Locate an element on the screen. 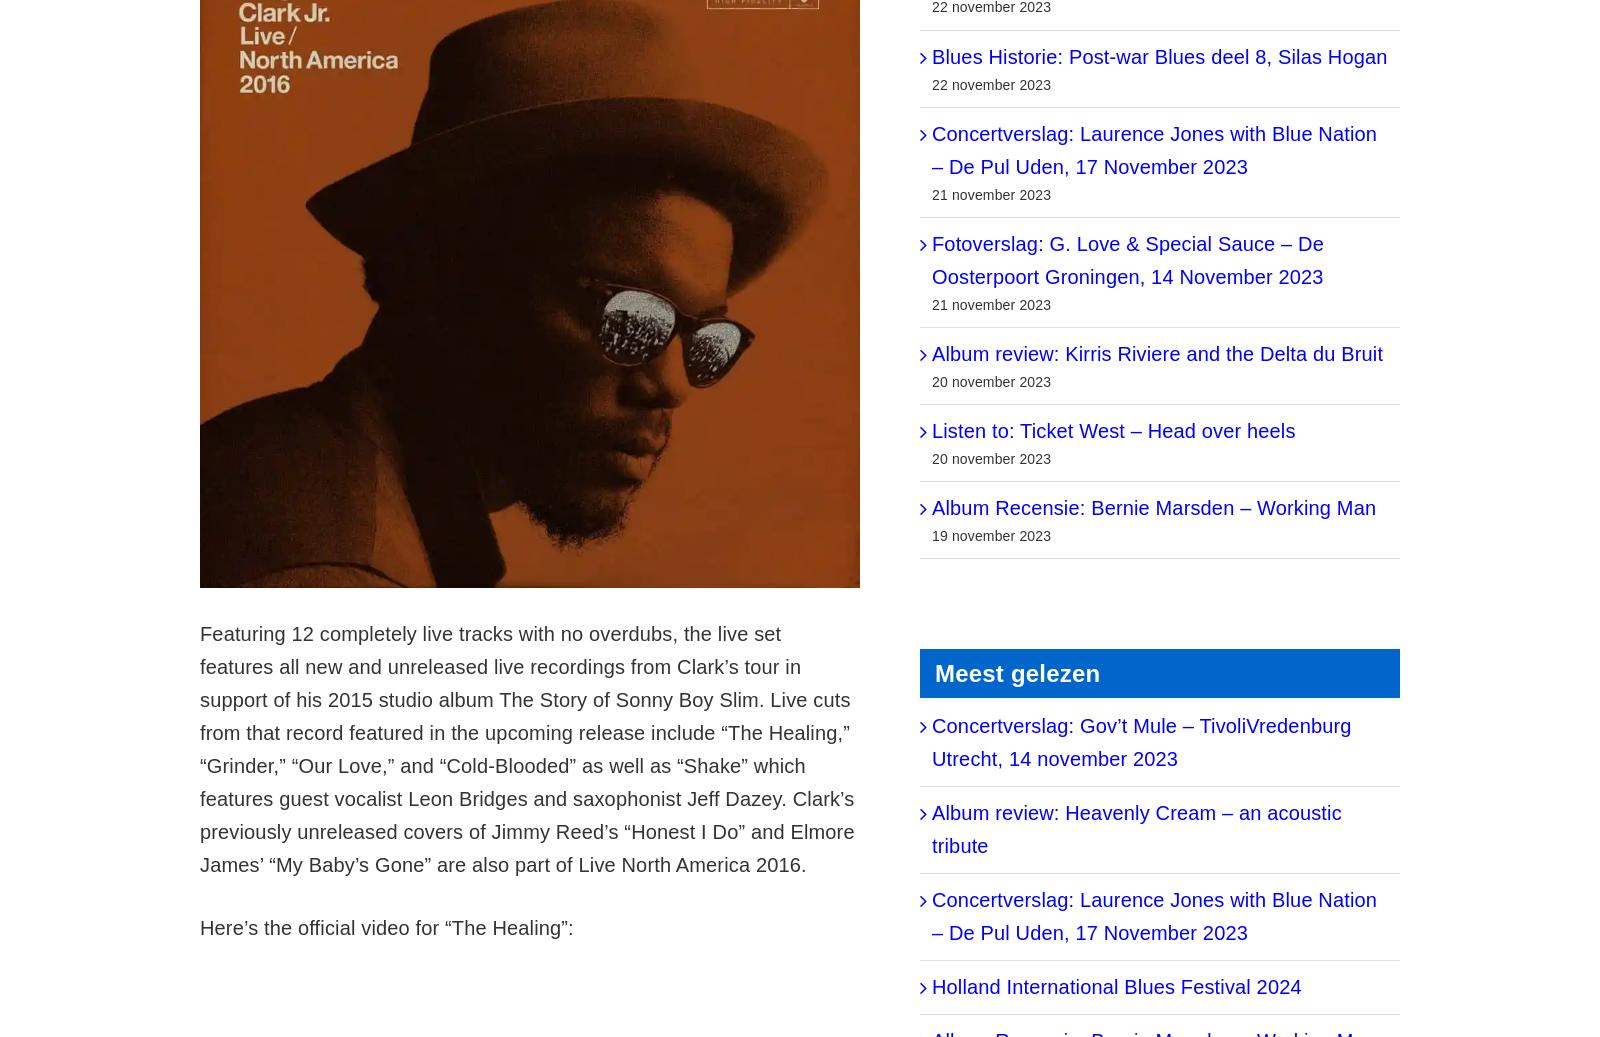 The width and height of the screenshot is (1600, 1037). 'Fotoverslag: G. Love & Special Sauce – De Oosterpoort Groningen, 14 November 2023' is located at coordinates (1127, 258).